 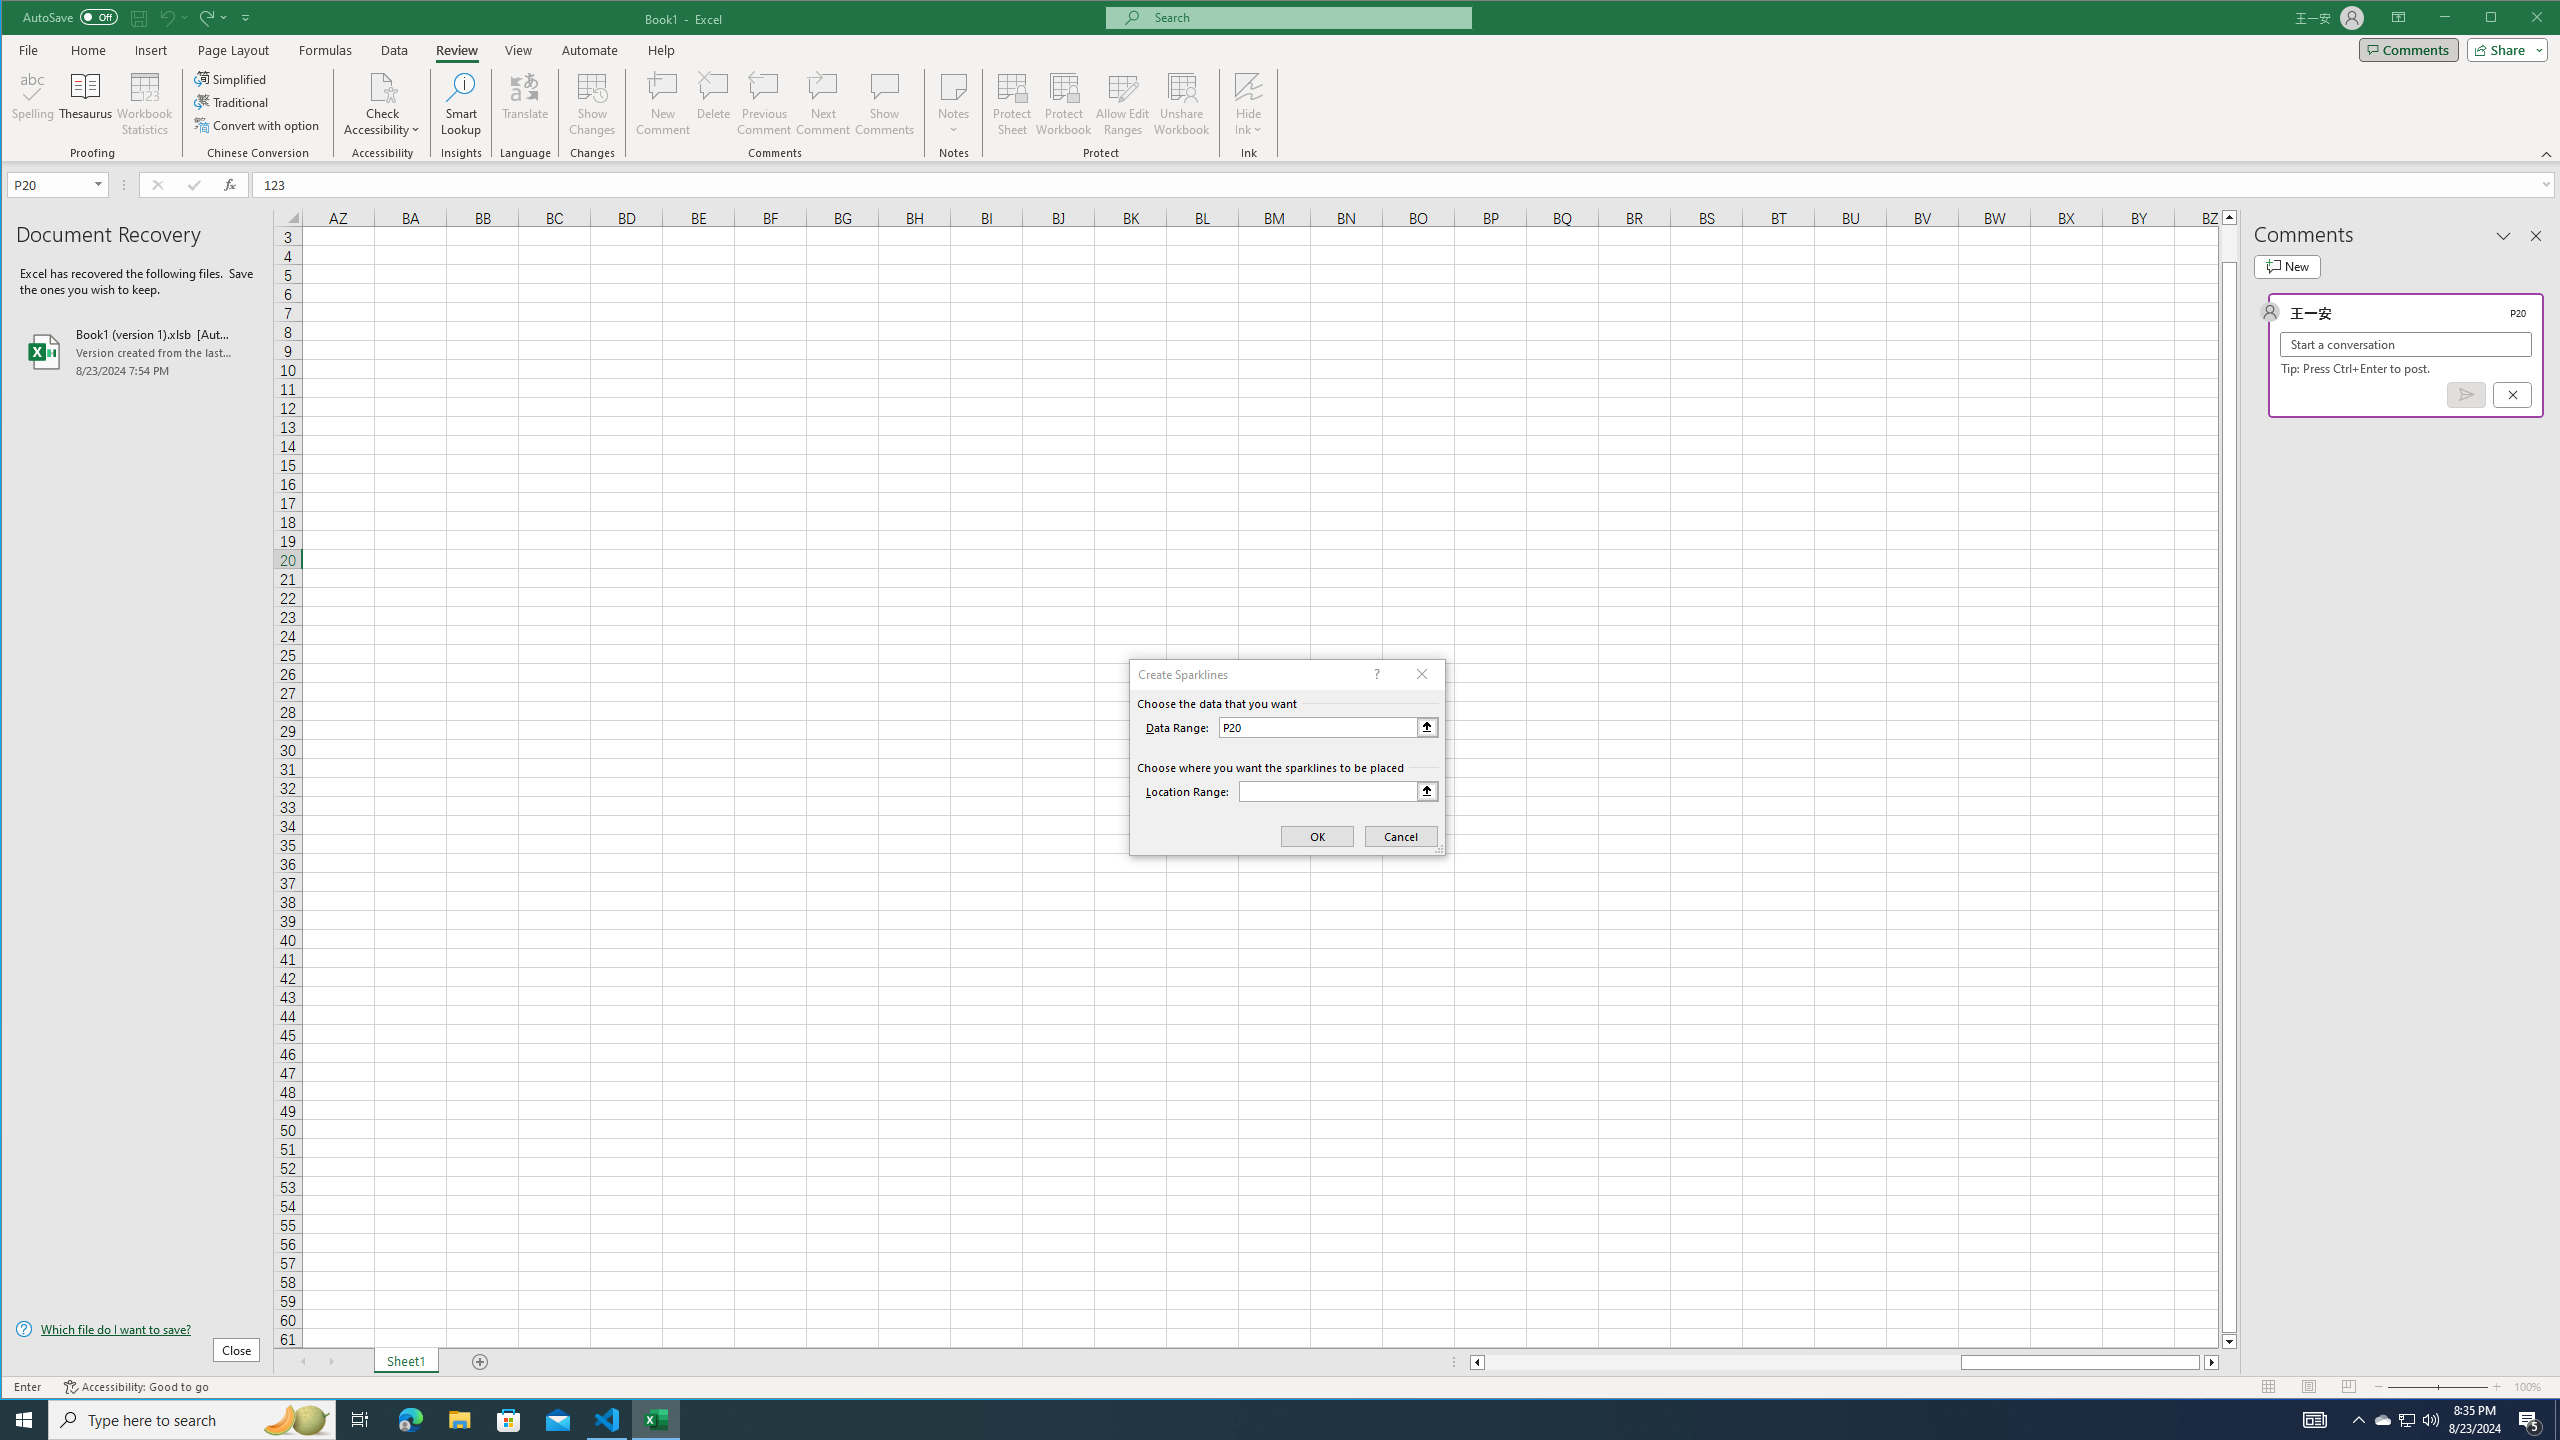 What do you see at coordinates (2229, 242) in the screenshot?
I see `'Page up'` at bounding box center [2229, 242].